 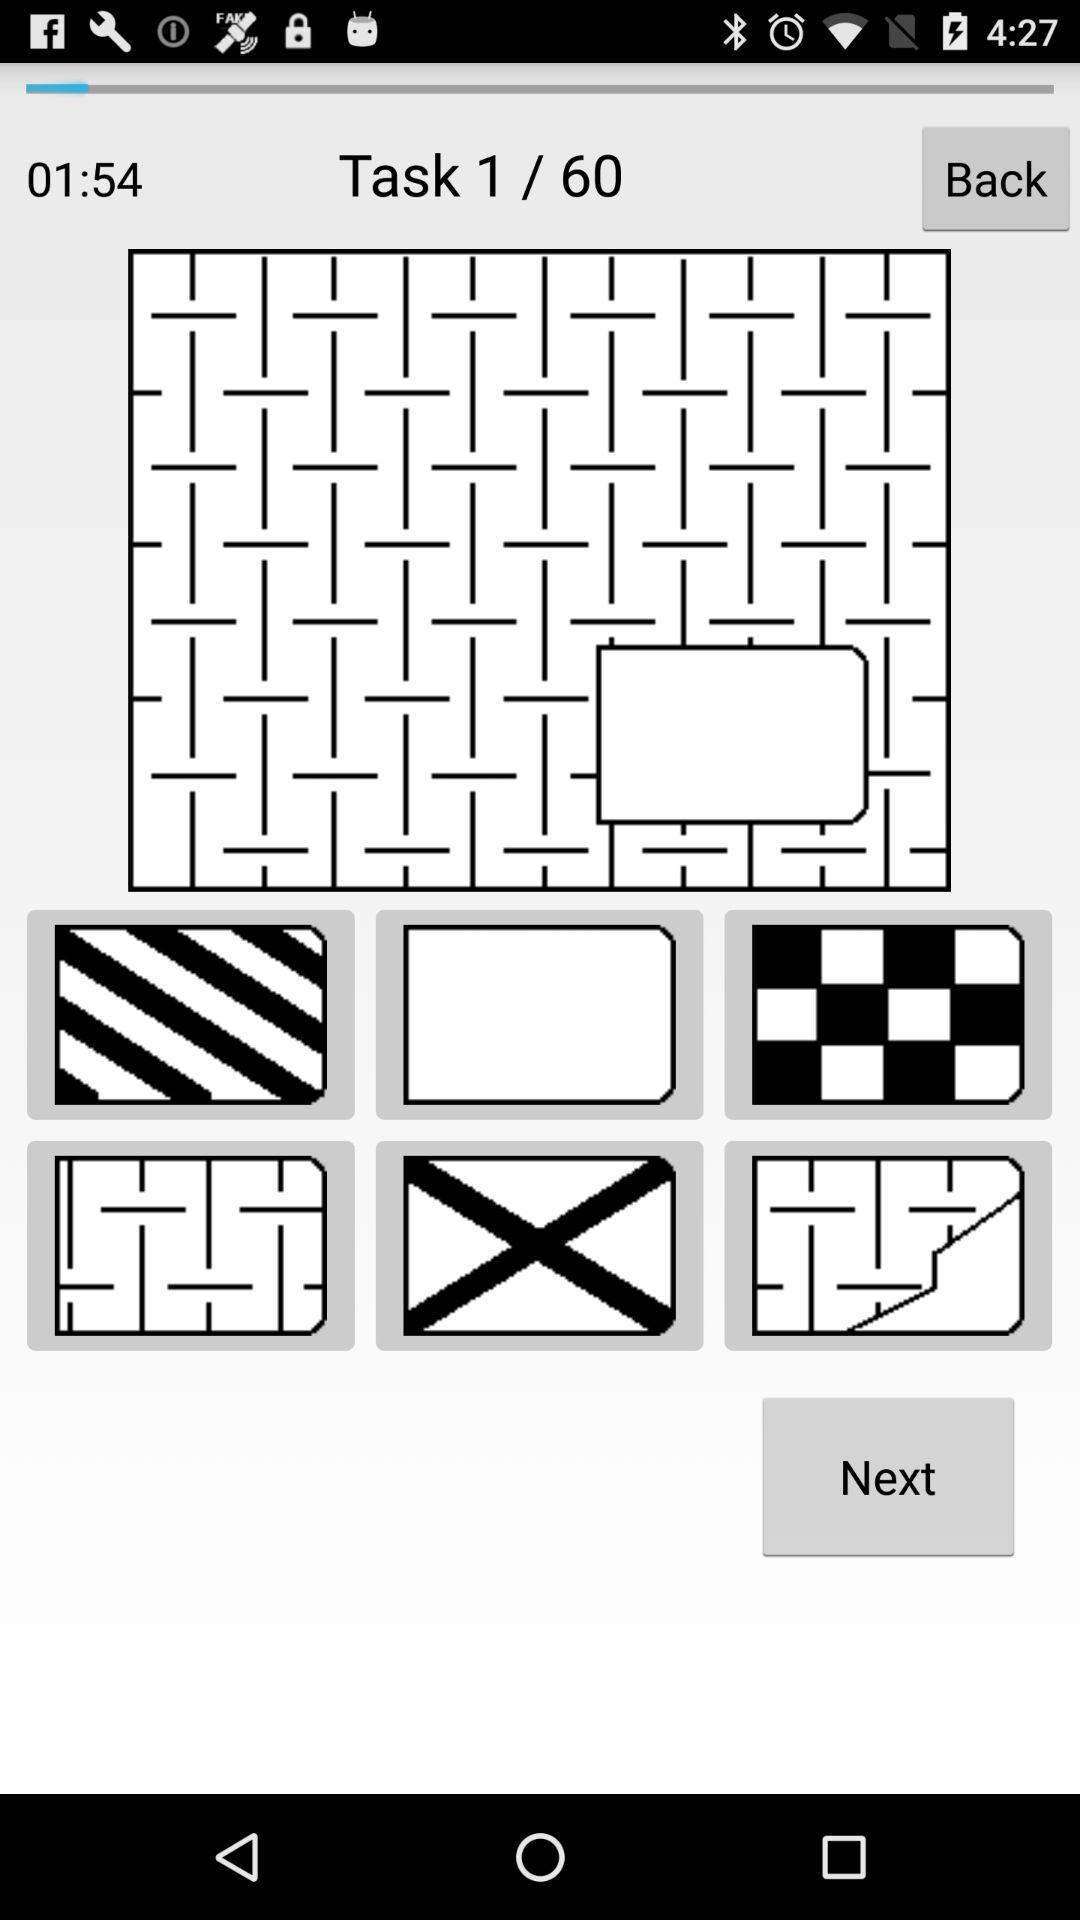 What do you see at coordinates (887, 1244) in the screenshot?
I see `home back` at bounding box center [887, 1244].